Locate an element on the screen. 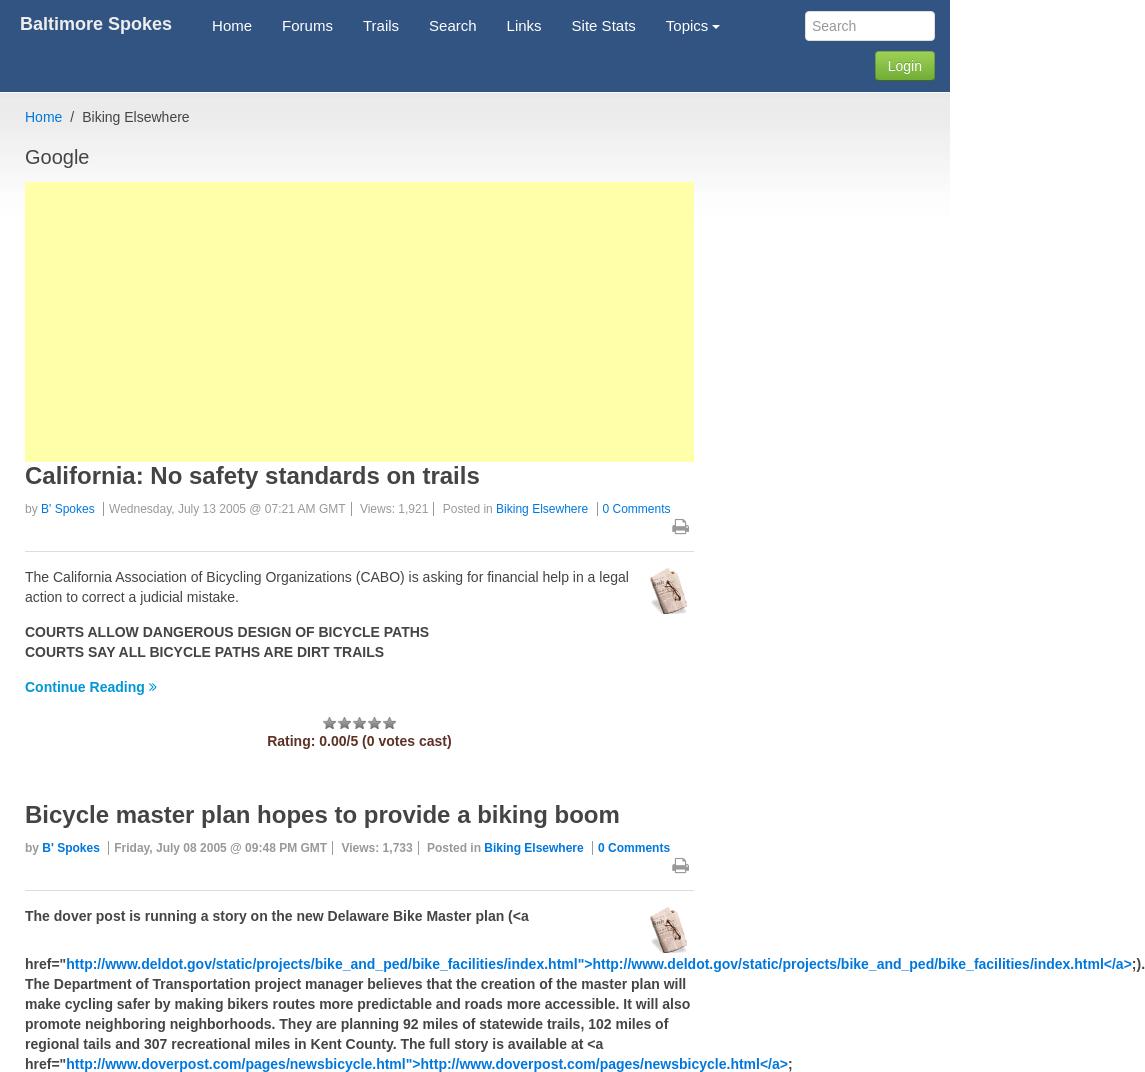 The height and width of the screenshot is (1072, 1145). 'Views: 1,921' is located at coordinates (393, 508).